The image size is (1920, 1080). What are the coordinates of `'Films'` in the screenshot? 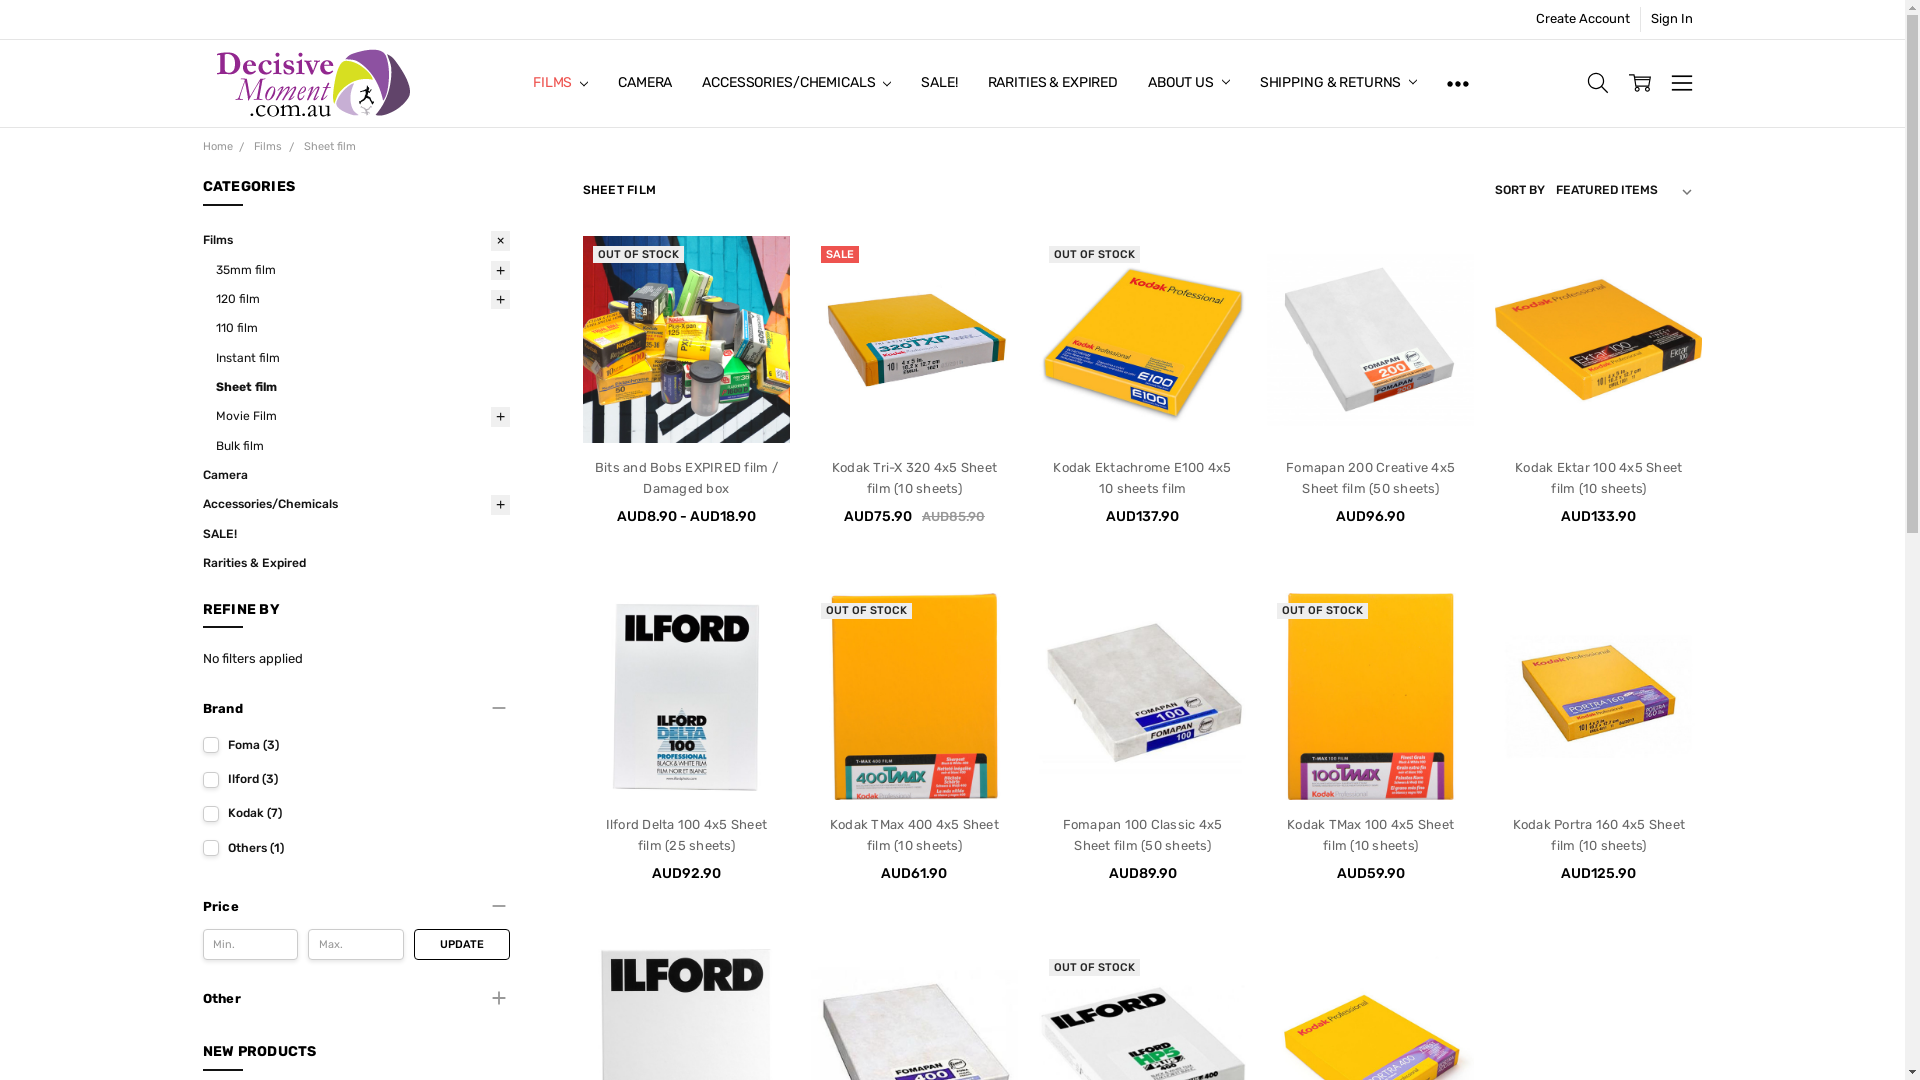 It's located at (267, 145).